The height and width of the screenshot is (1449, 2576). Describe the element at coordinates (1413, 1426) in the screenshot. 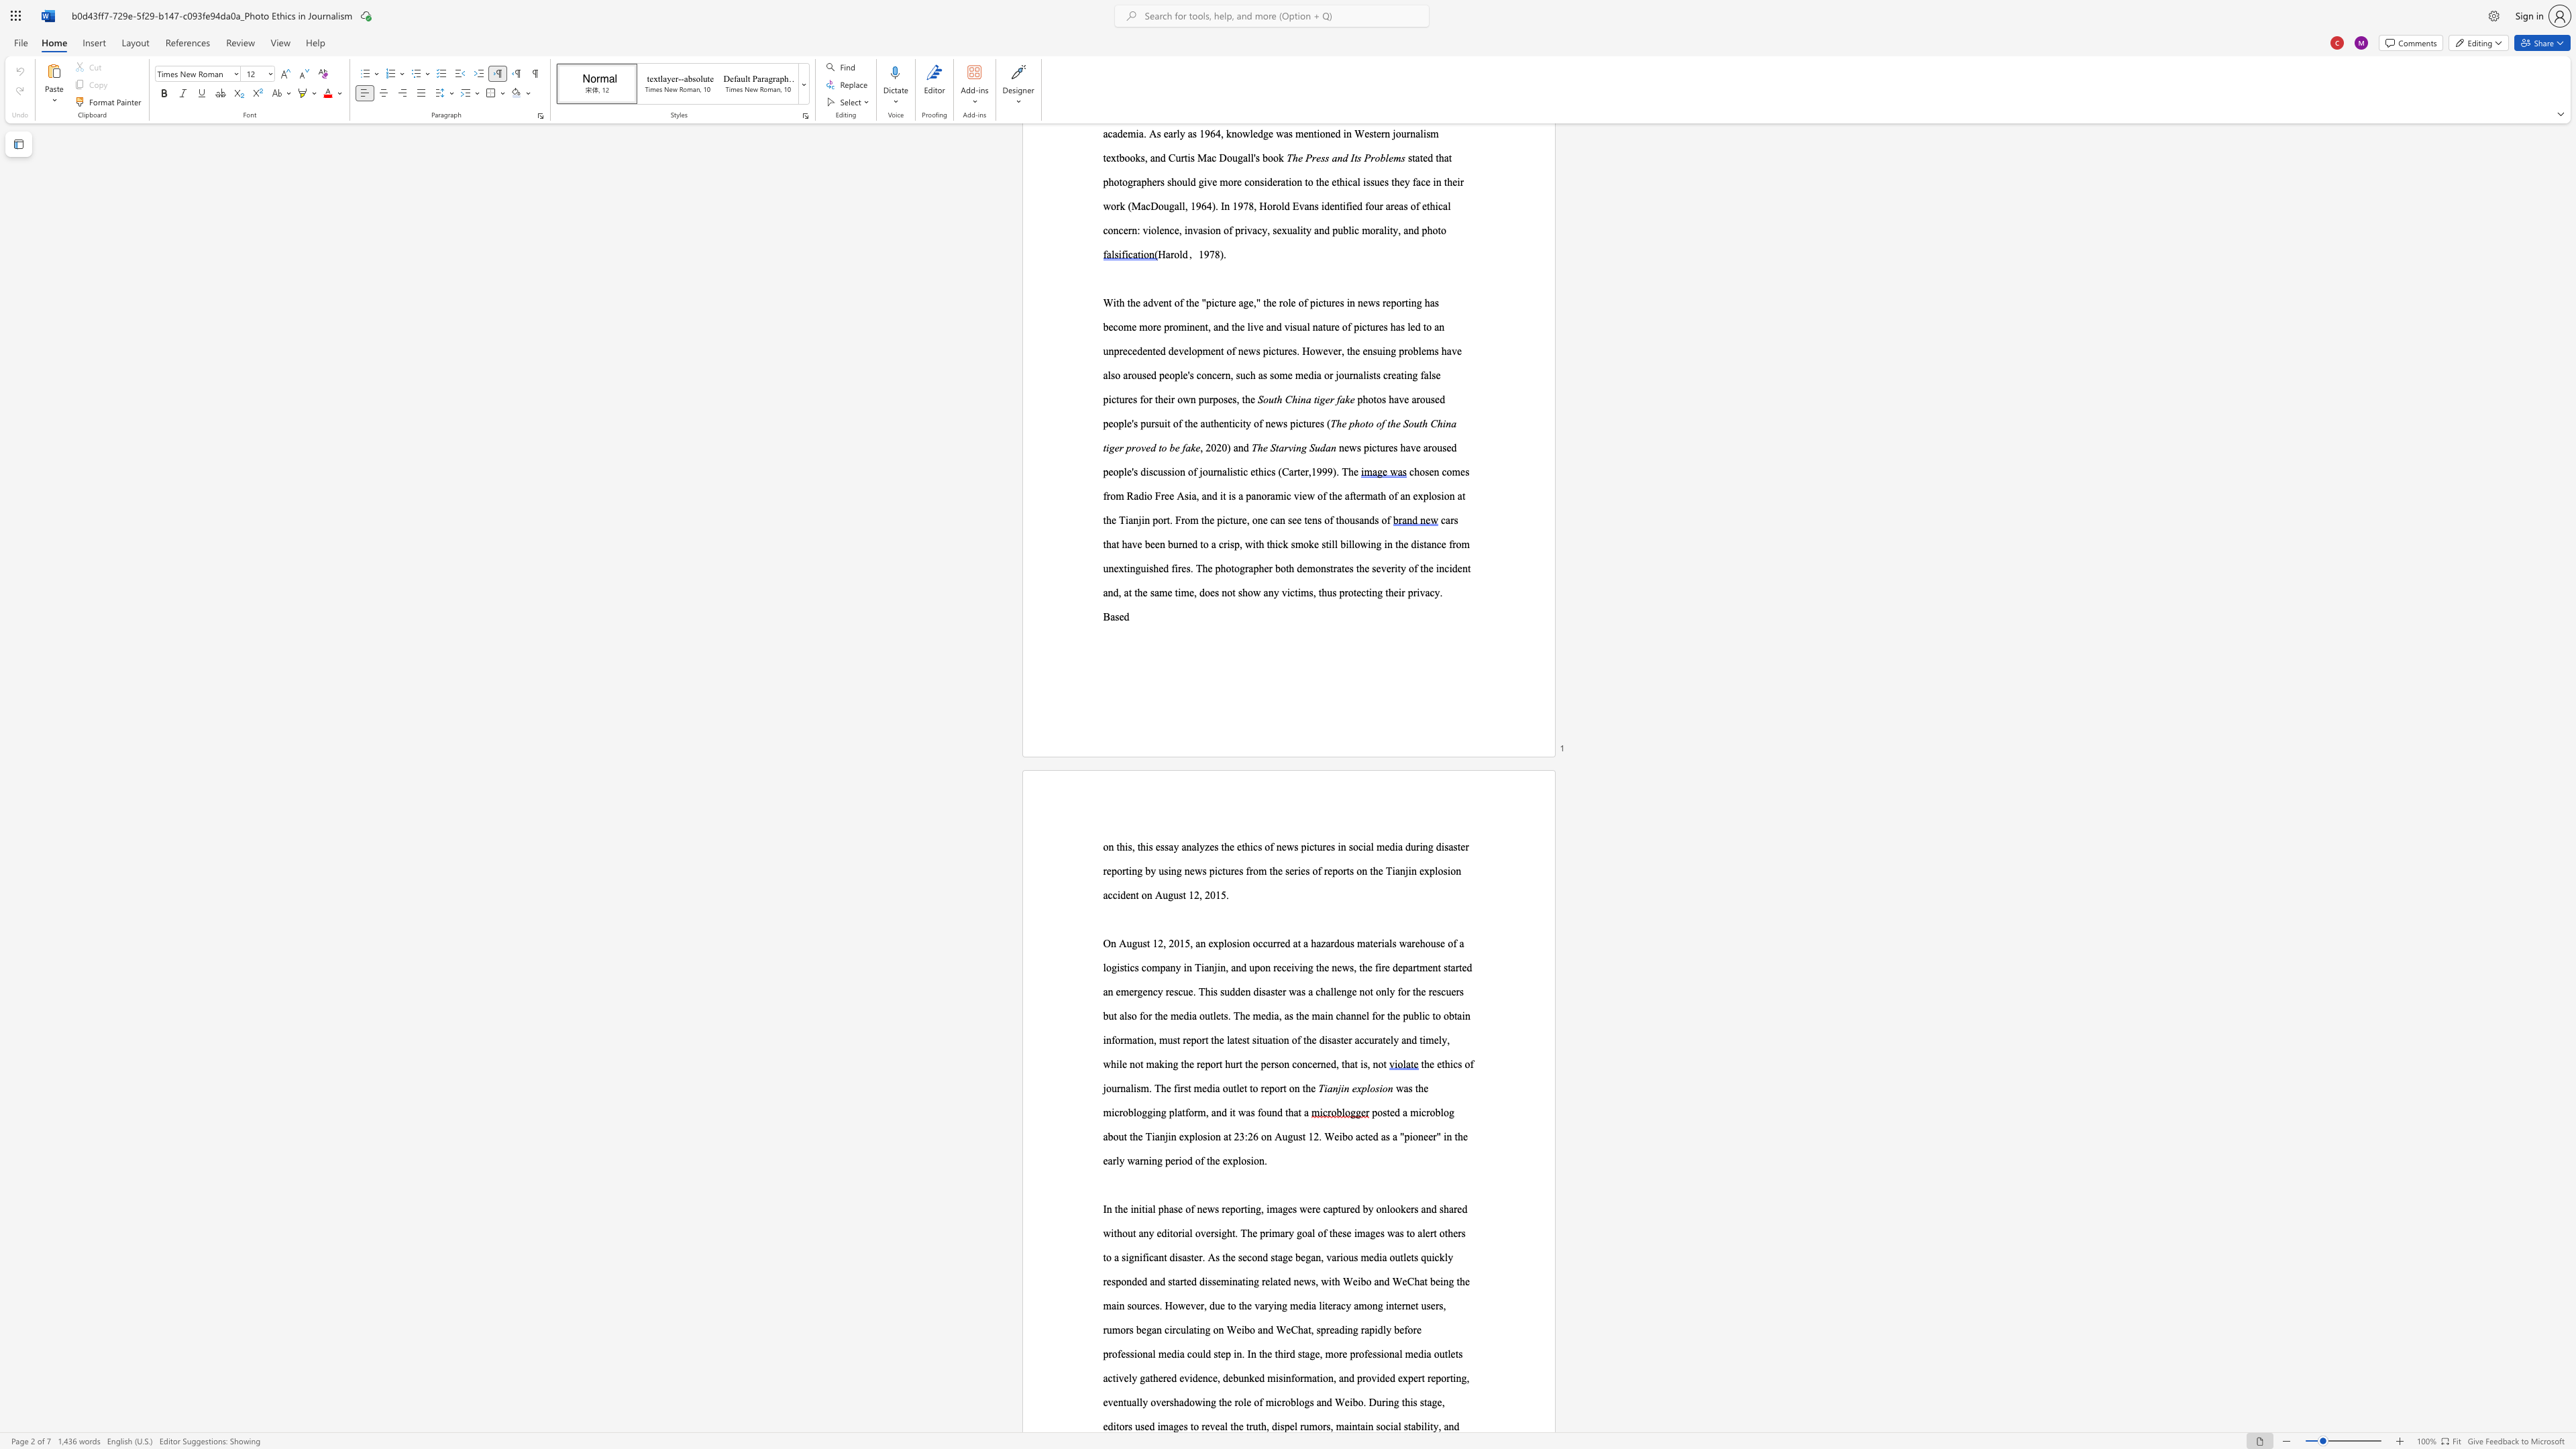

I see `the 2th character "a" in the text` at that location.